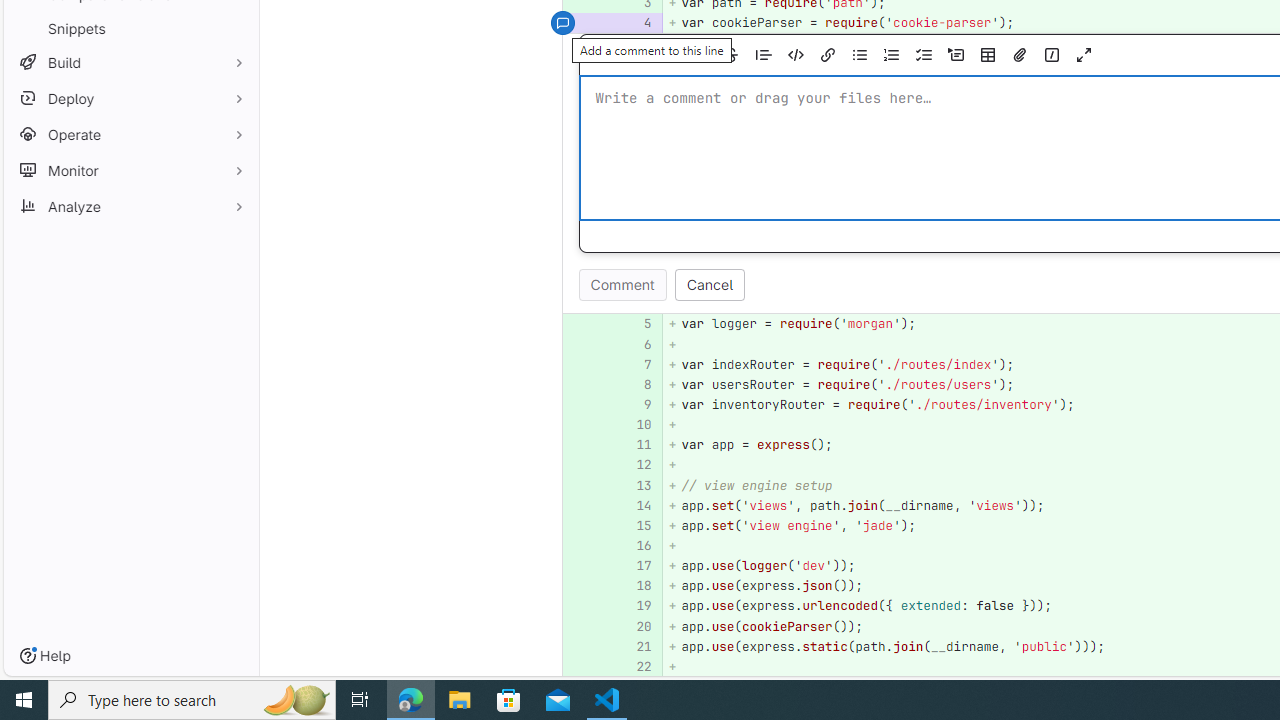  Describe the element at coordinates (633, 424) in the screenshot. I see `'10'` at that location.